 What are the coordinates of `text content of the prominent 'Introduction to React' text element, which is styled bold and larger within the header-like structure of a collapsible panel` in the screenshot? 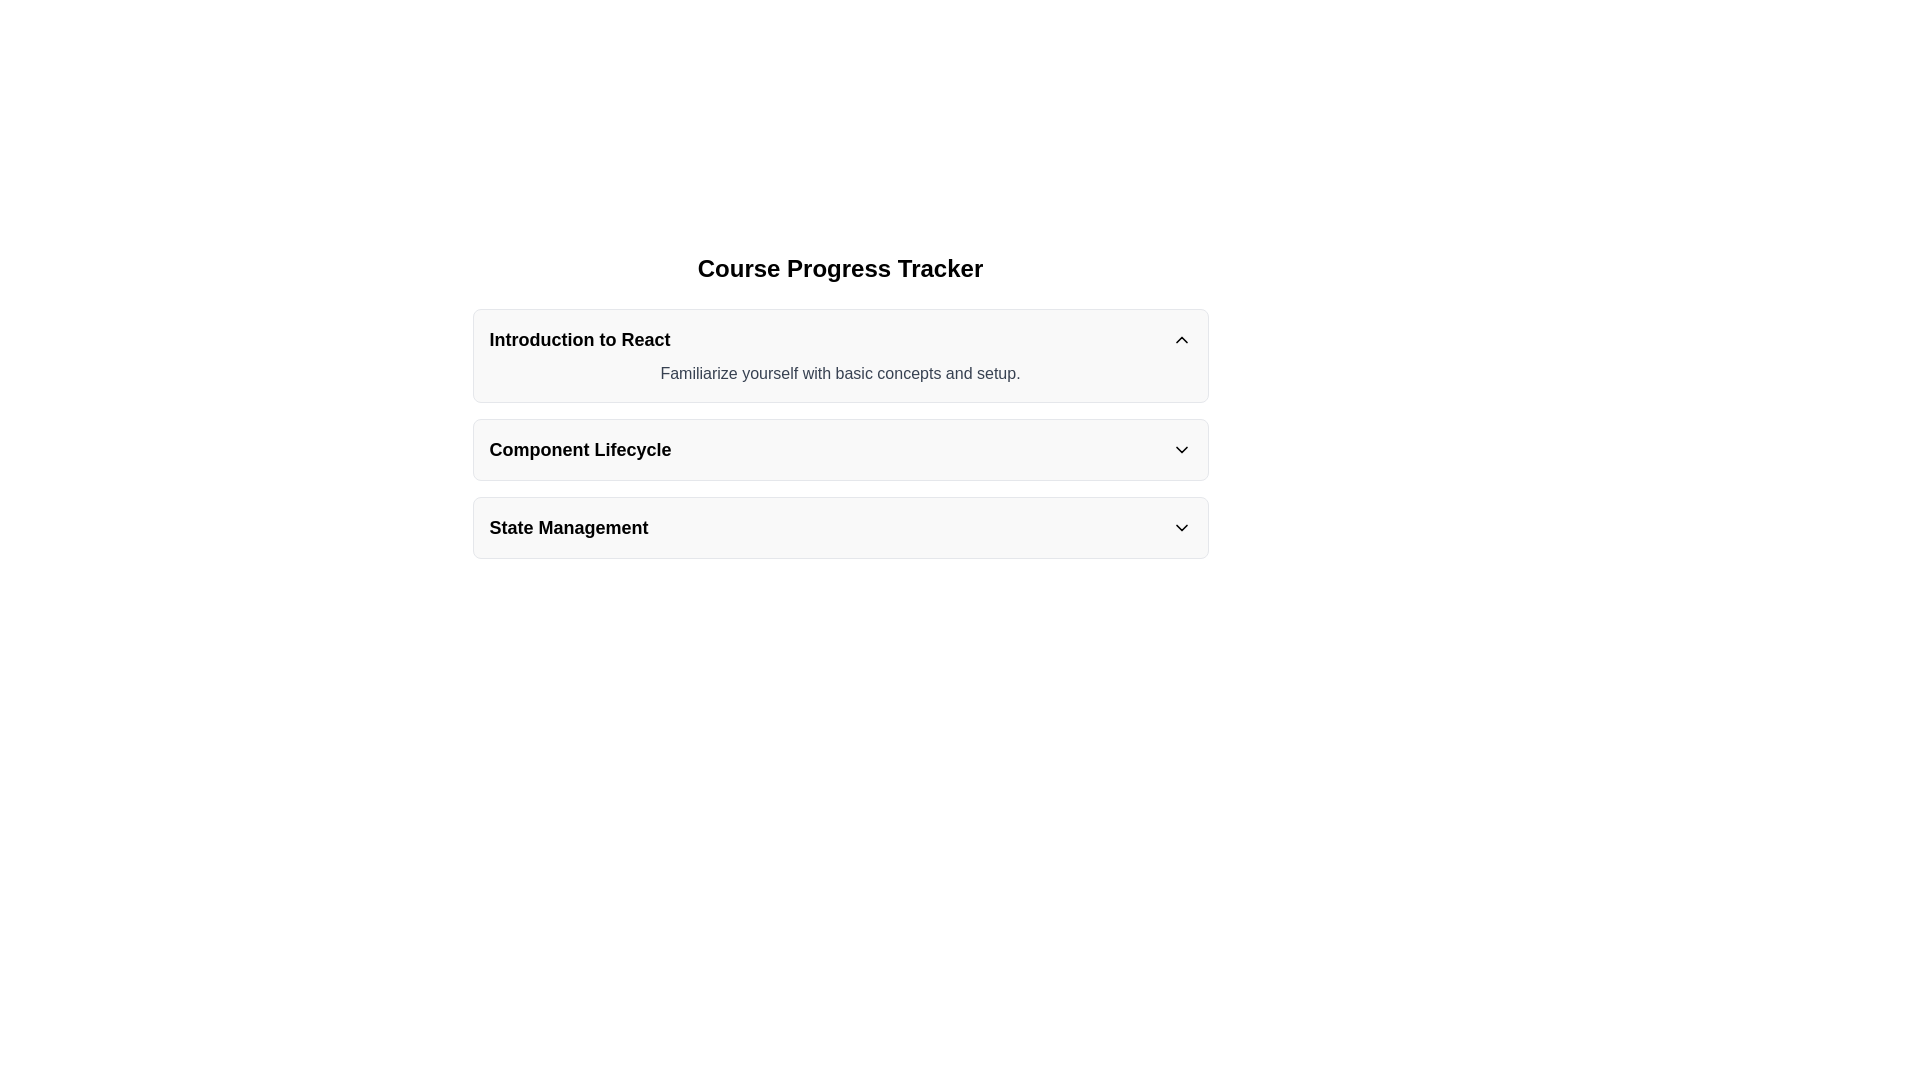 It's located at (579, 338).